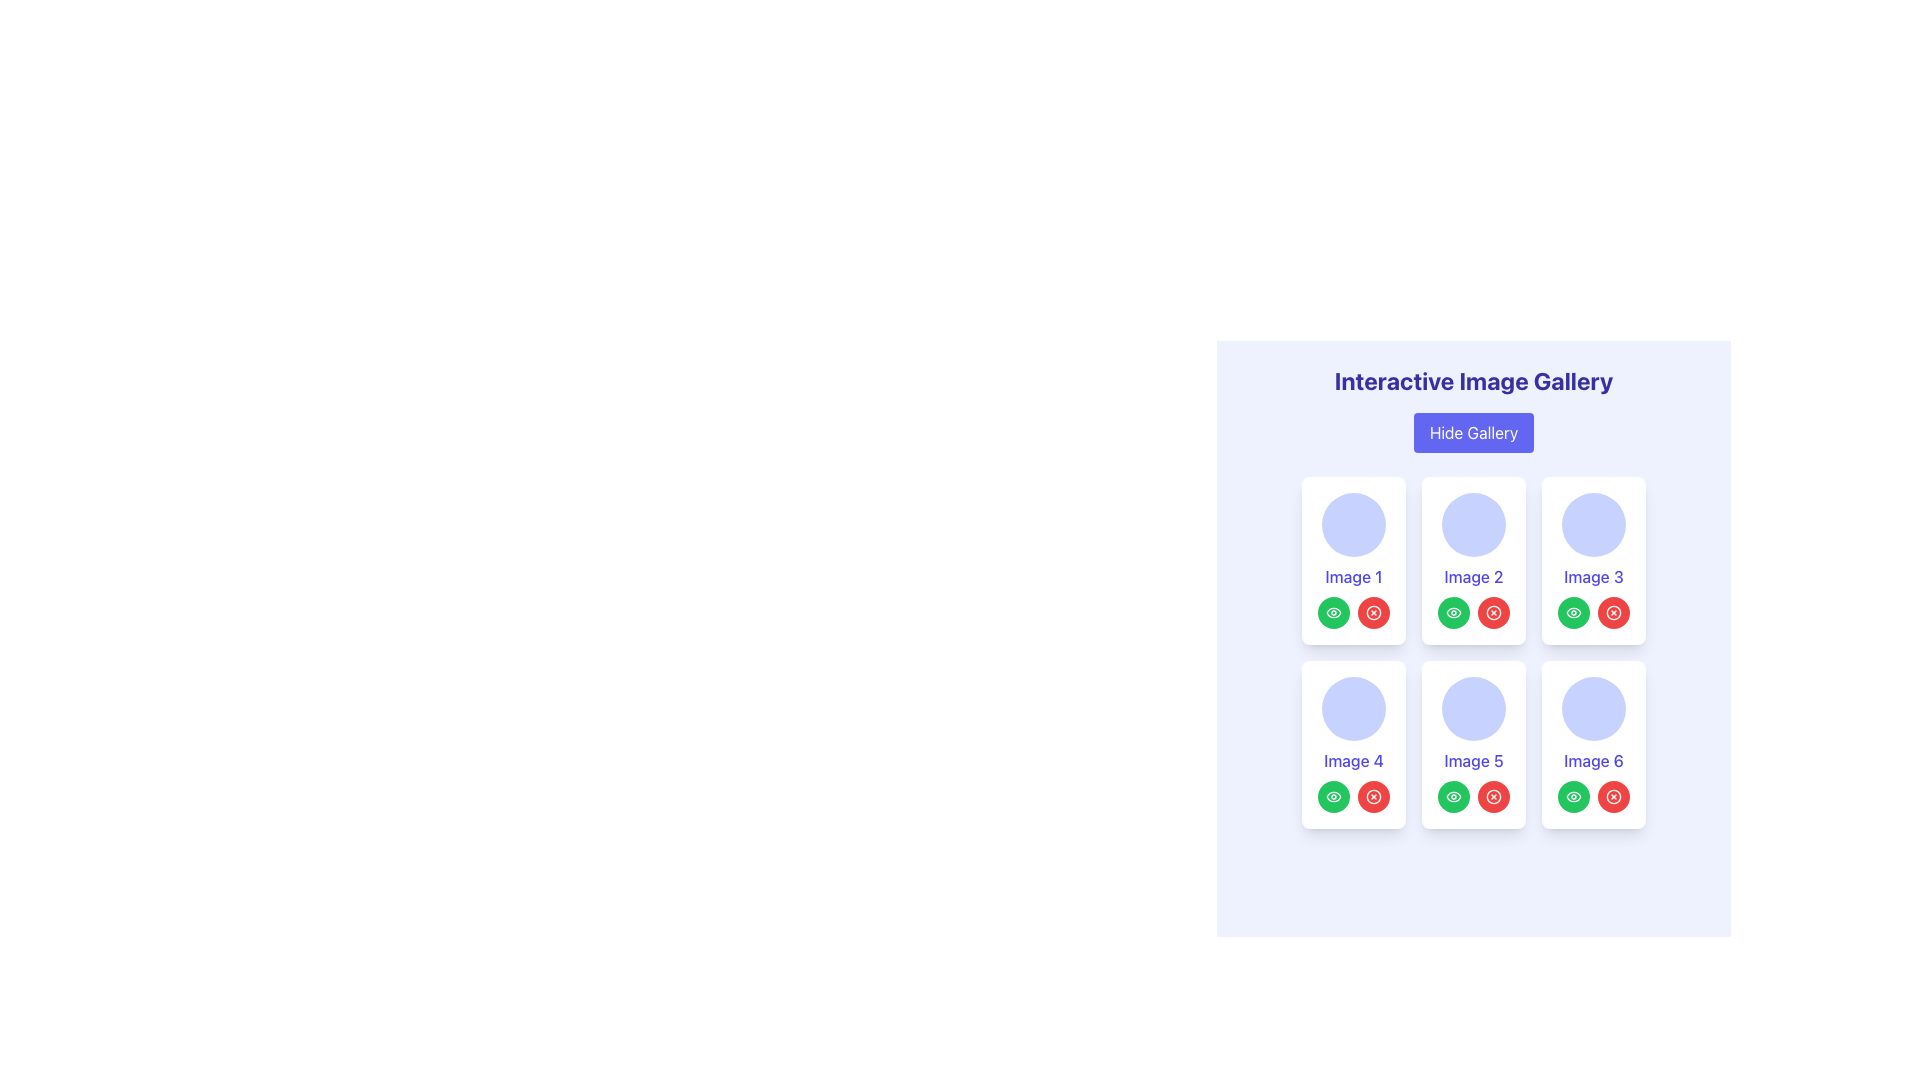  What do you see at coordinates (1573, 796) in the screenshot?
I see `the eye icon within the green circular button located beneath 'Image 6' in the gallery grid` at bounding box center [1573, 796].